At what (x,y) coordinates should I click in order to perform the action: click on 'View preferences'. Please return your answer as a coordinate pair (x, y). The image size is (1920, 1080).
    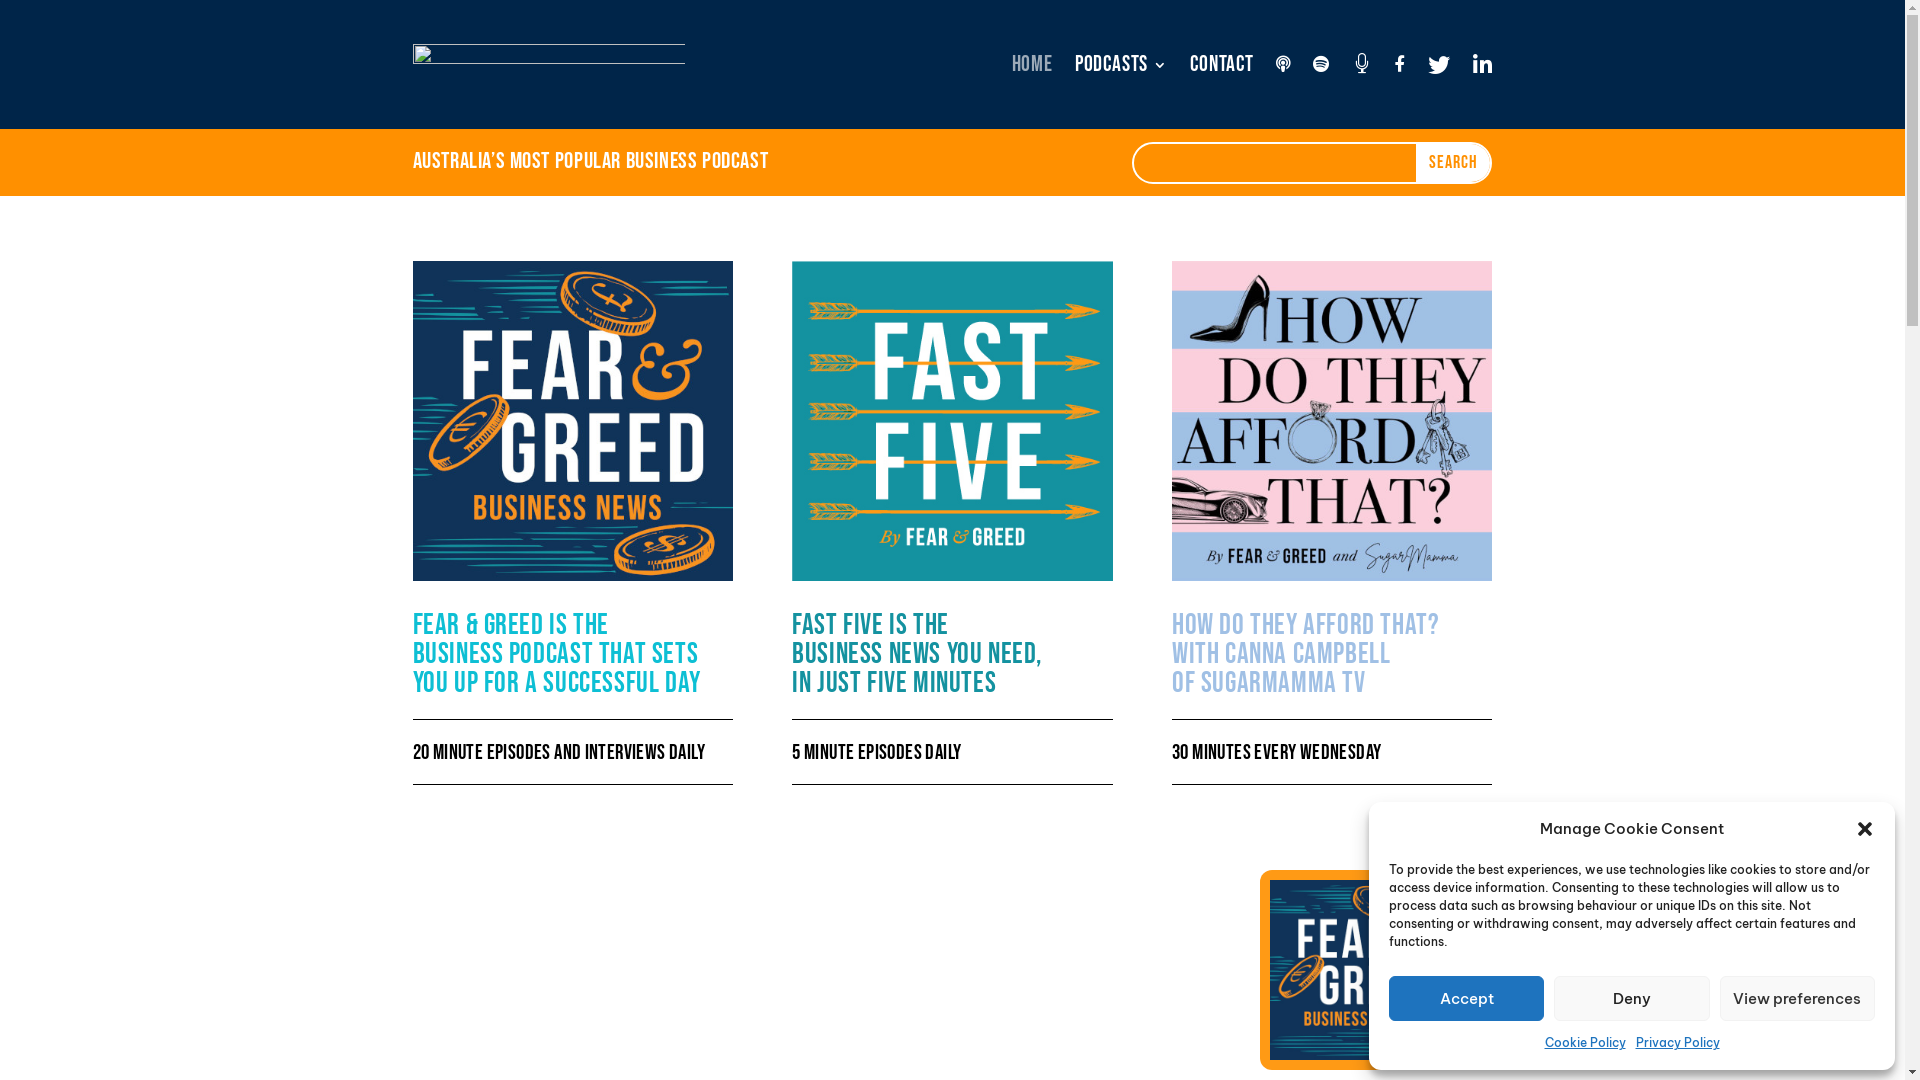
    Looking at the image, I should click on (1797, 998).